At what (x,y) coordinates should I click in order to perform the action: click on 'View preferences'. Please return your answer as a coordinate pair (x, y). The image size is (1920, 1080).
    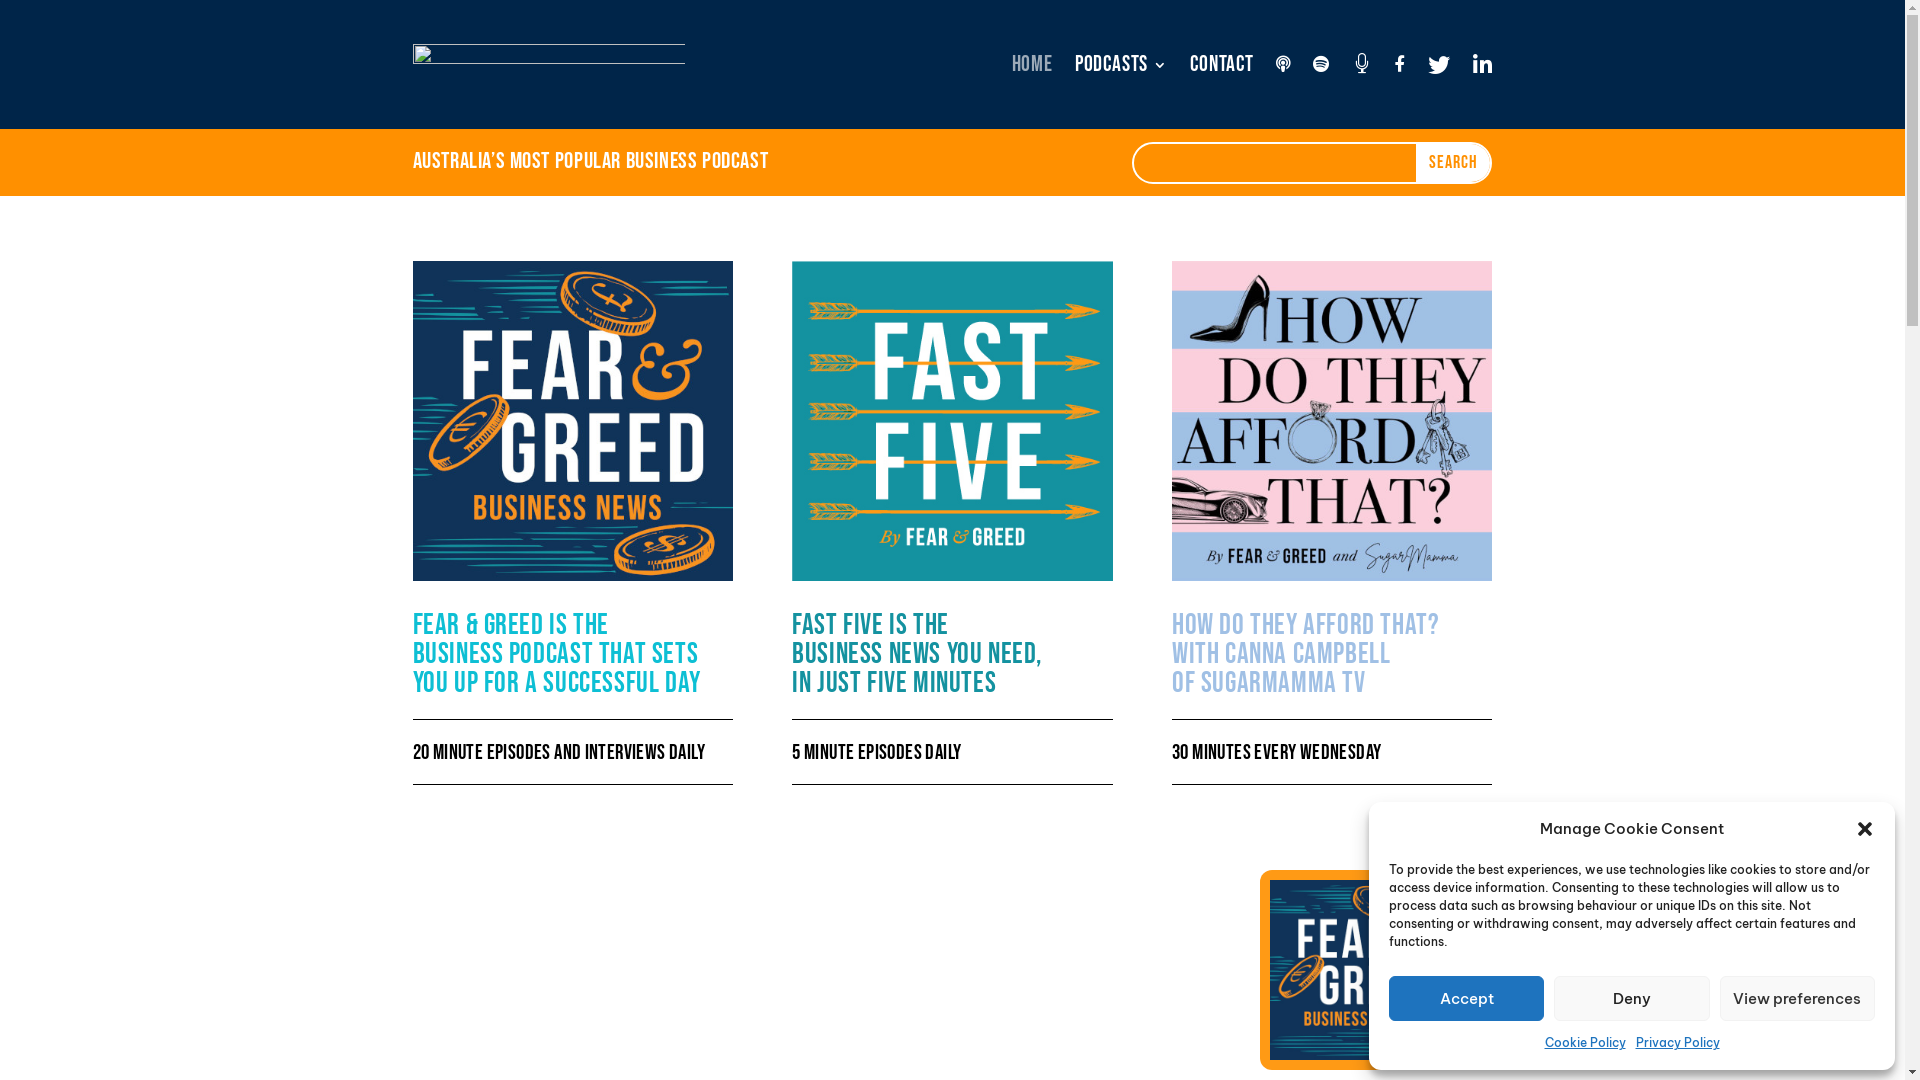
    Looking at the image, I should click on (1797, 998).